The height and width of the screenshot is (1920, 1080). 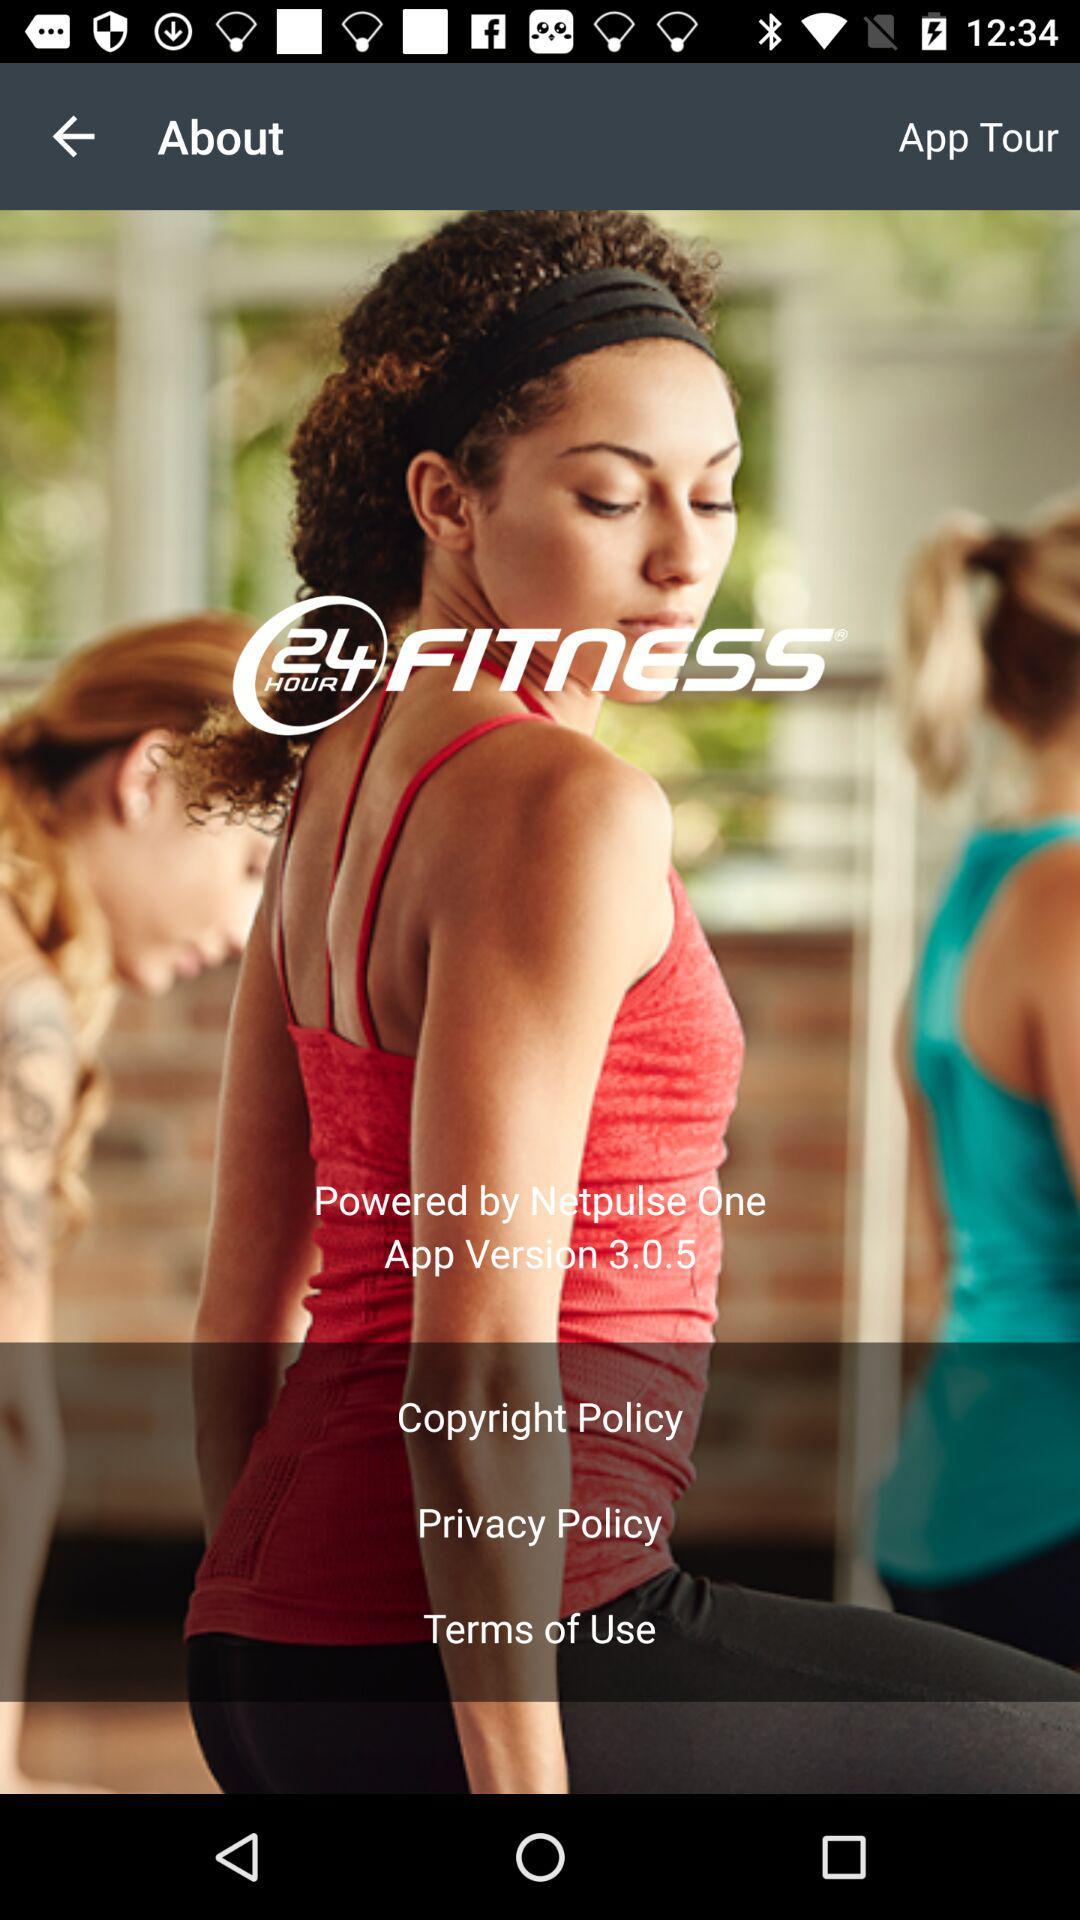 I want to click on the item at the top right corner, so click(x=977, y=135).